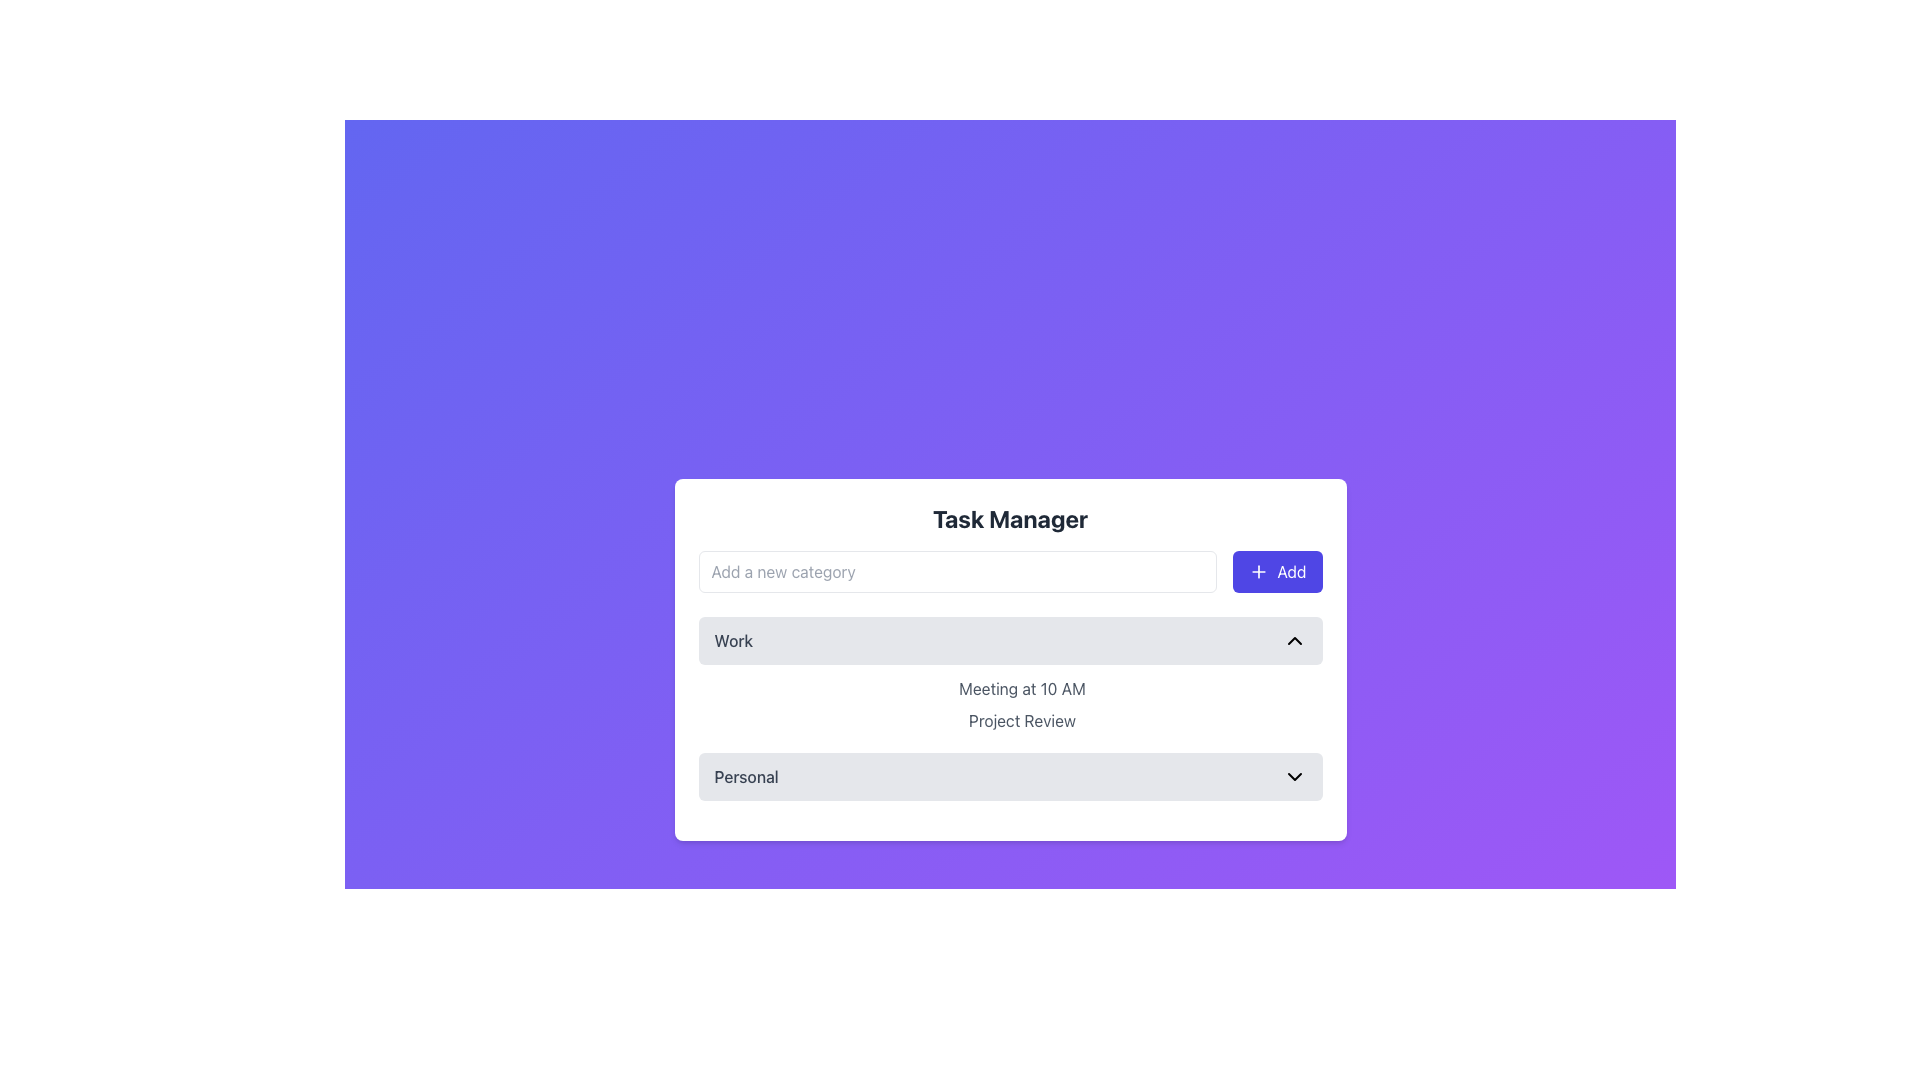  What do you see at coordinates (1010, 704) in the screenshot?
I see `the static text displaying 'Meeting at 10 AM' and 'Project Review' located under the 'Work' section in the task manager interface` at bounding box center [1010, 704].